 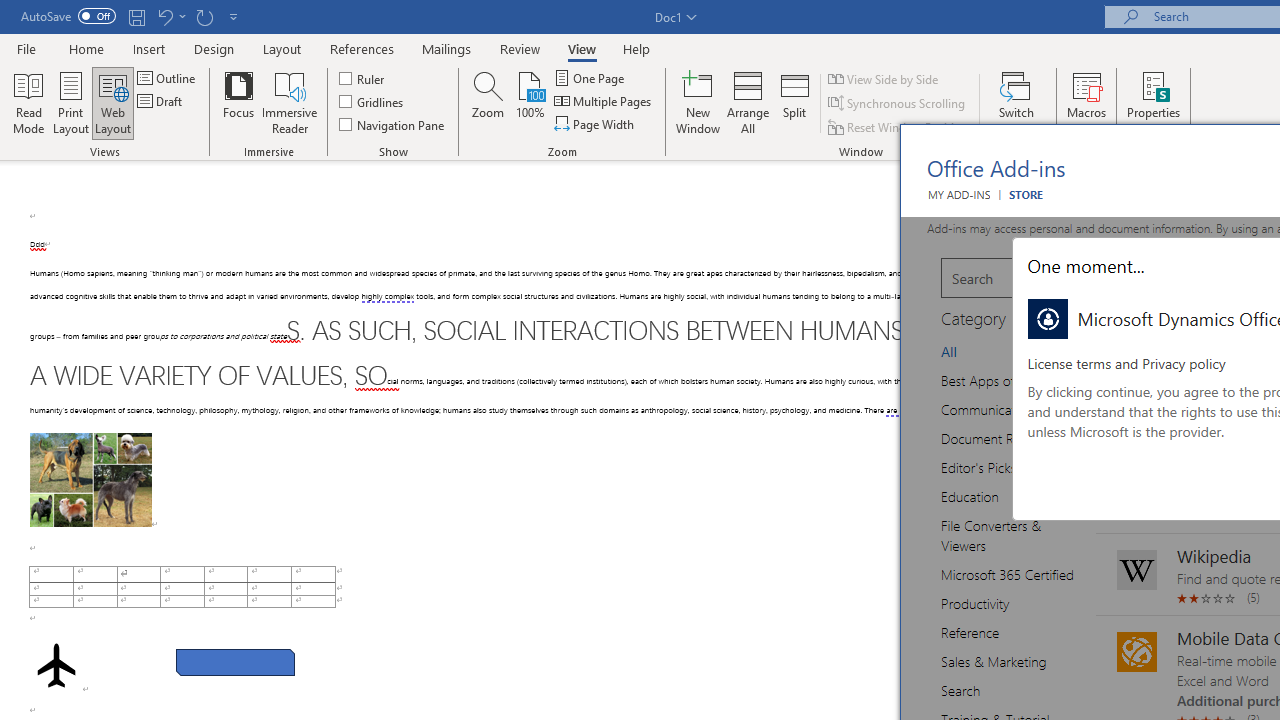 I want to click on 'View Macros', so click(x=1085, y=84).